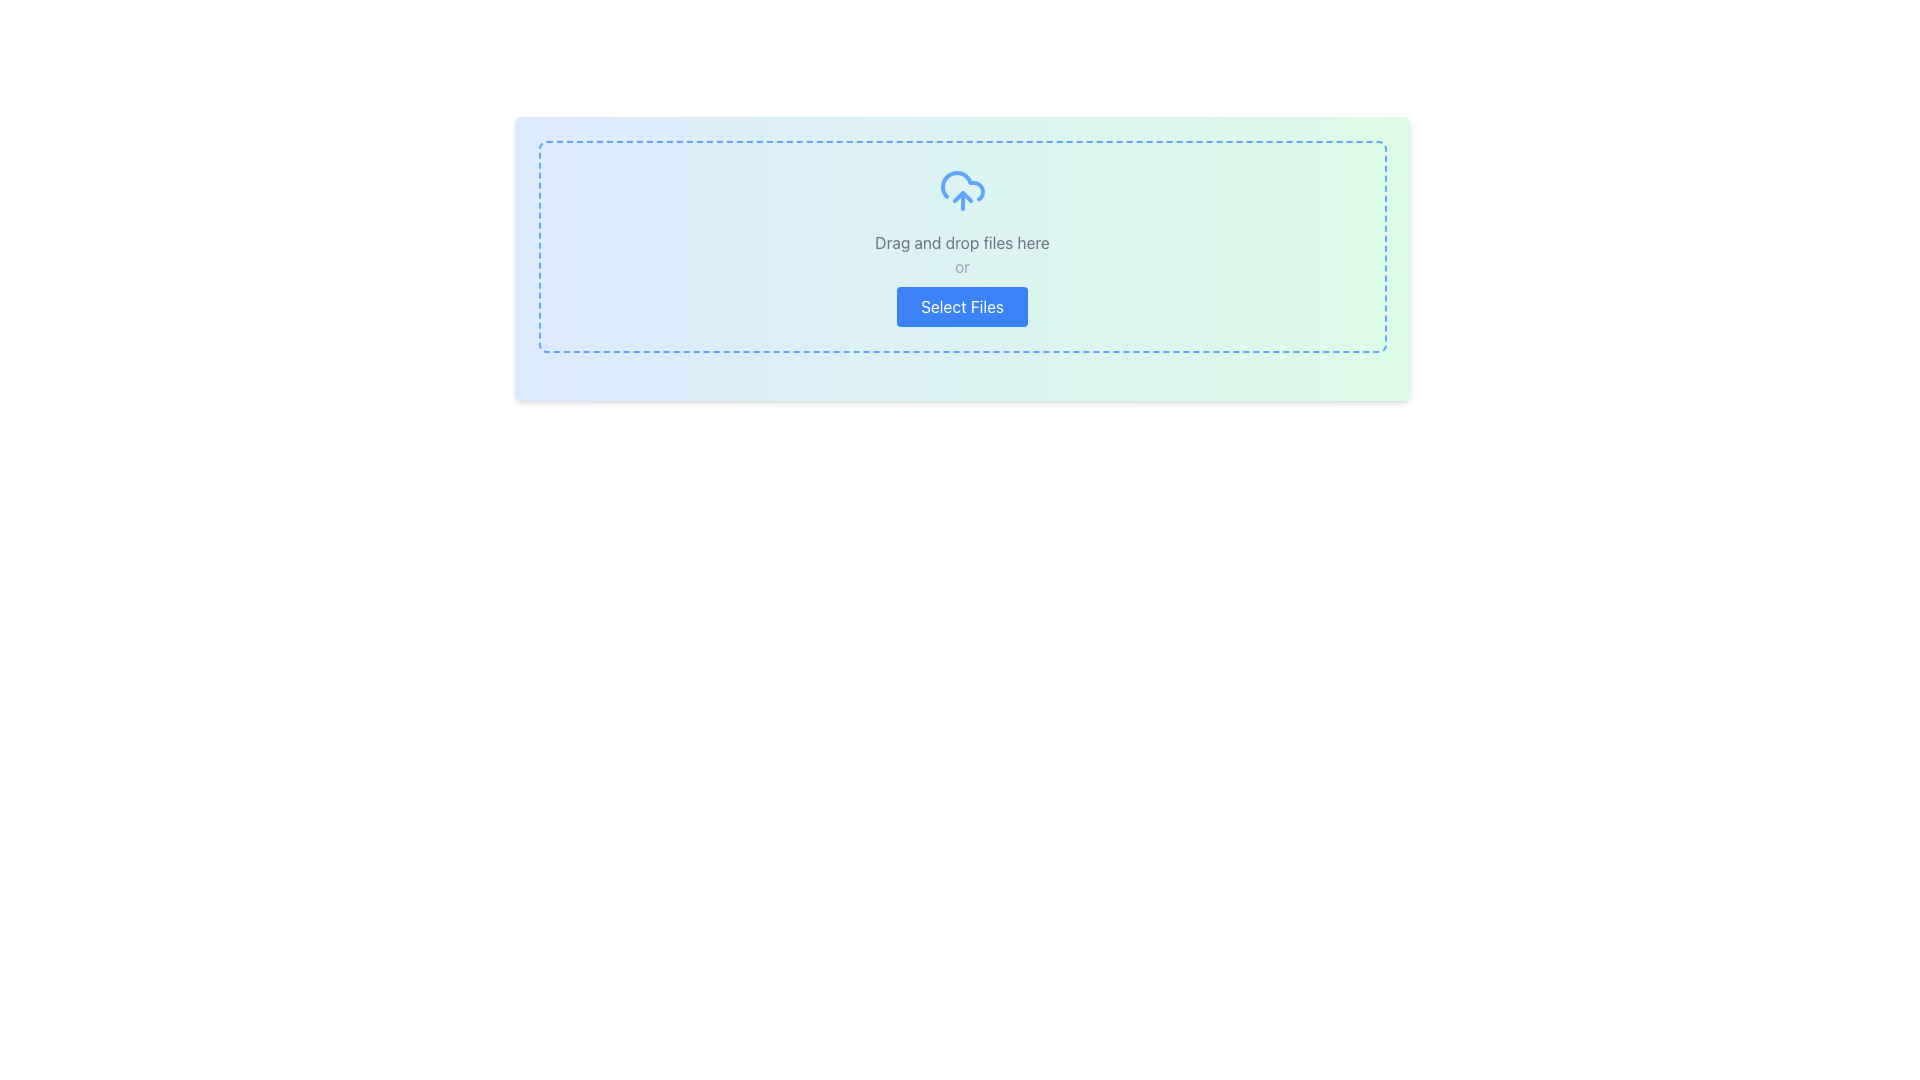  I want to click on the upward pointing arrow within the blue outlined cloud icon, which is located above the 'Drag and drop files here' text and the 'Select Files' button, so click(962, 196).